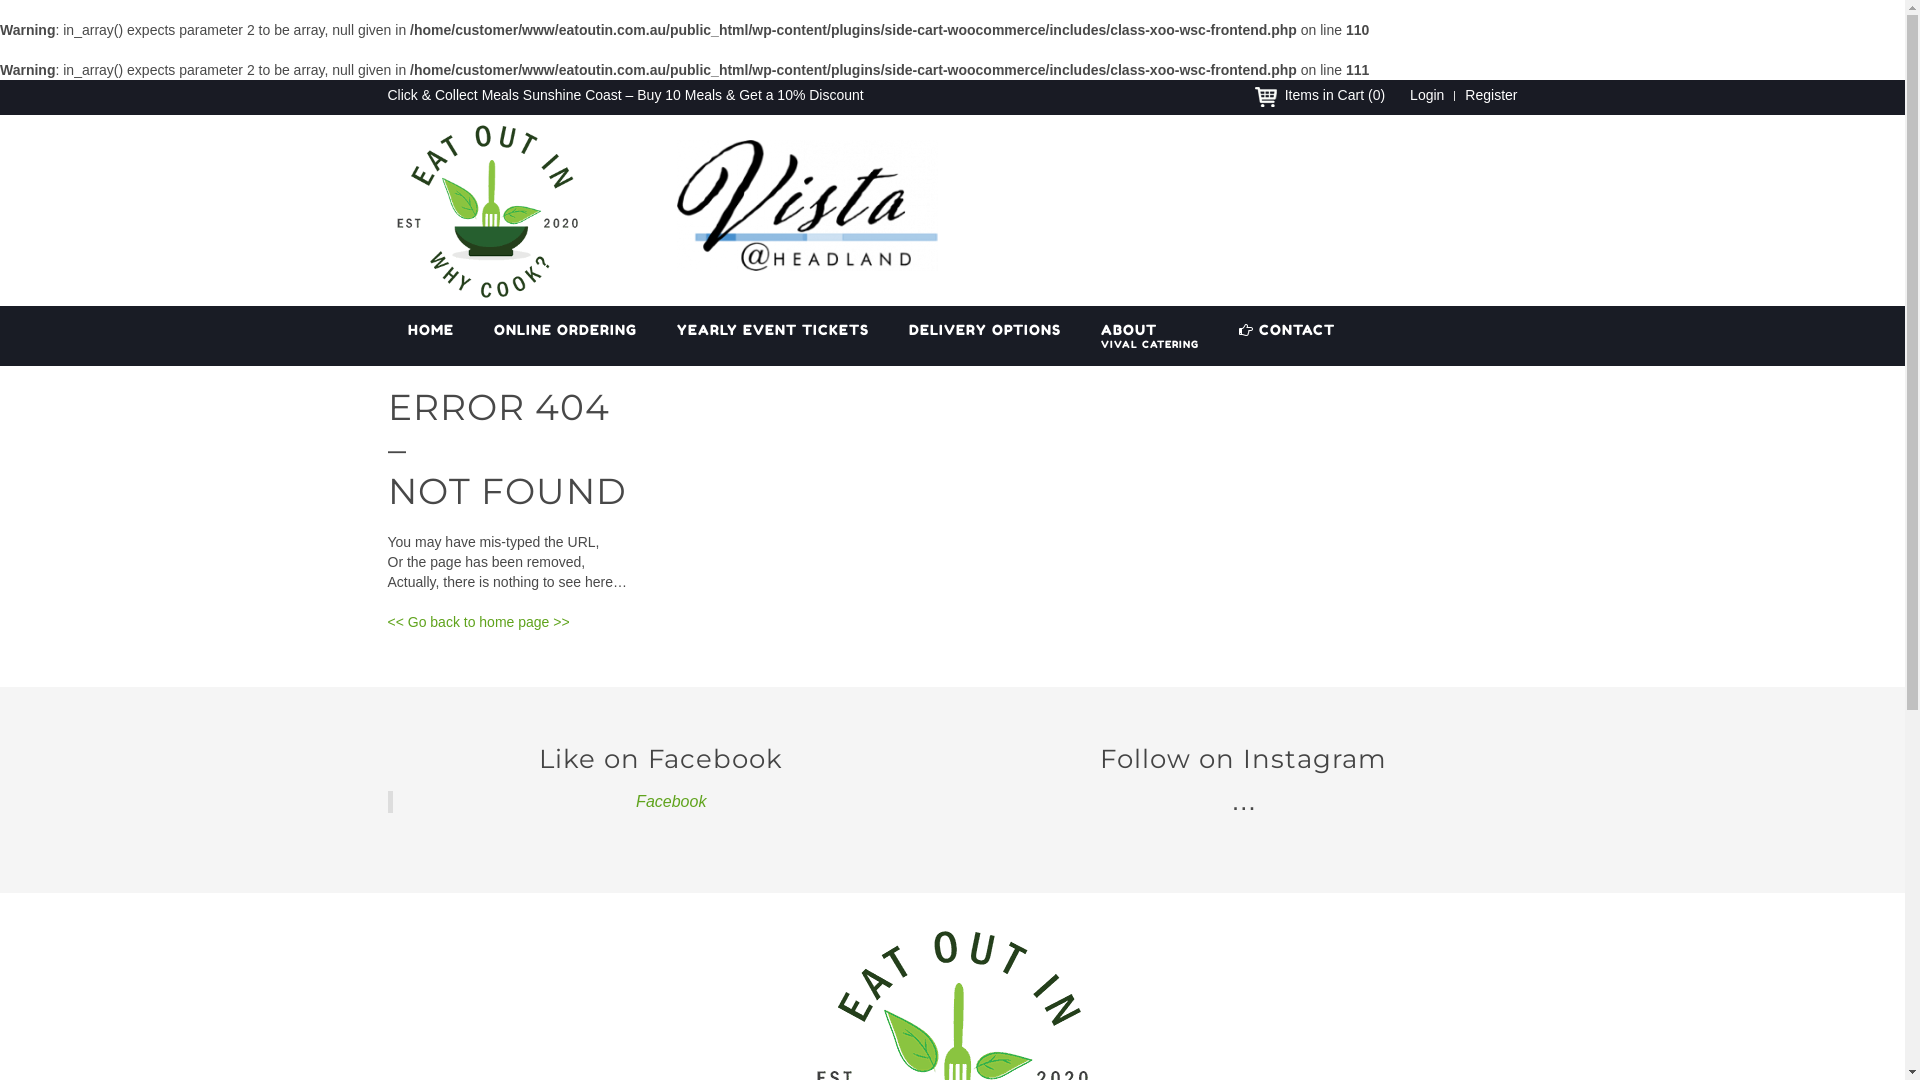 This screenshot has height=1080, width=1920. I want to click on 'HOME', so click(430, 334).